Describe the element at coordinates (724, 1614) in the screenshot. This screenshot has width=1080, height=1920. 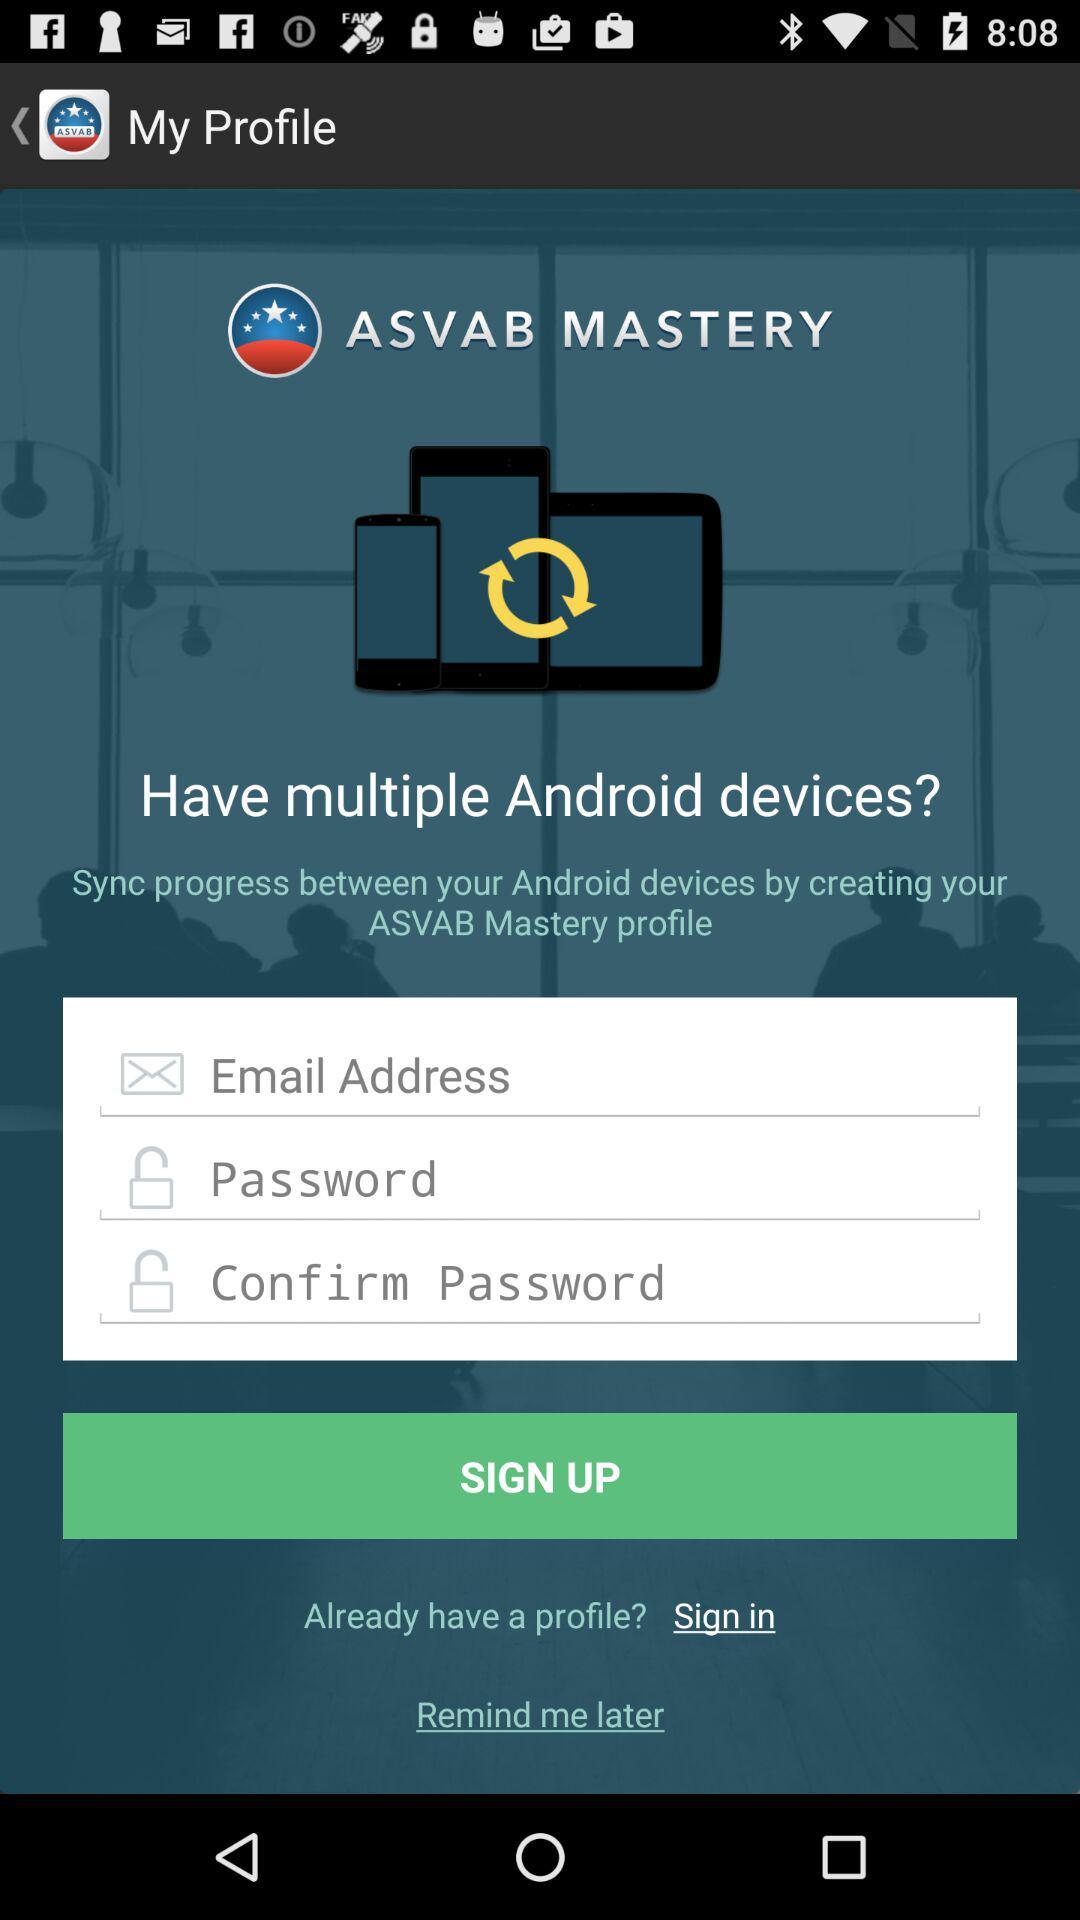
I see `sign in icon` at that location.